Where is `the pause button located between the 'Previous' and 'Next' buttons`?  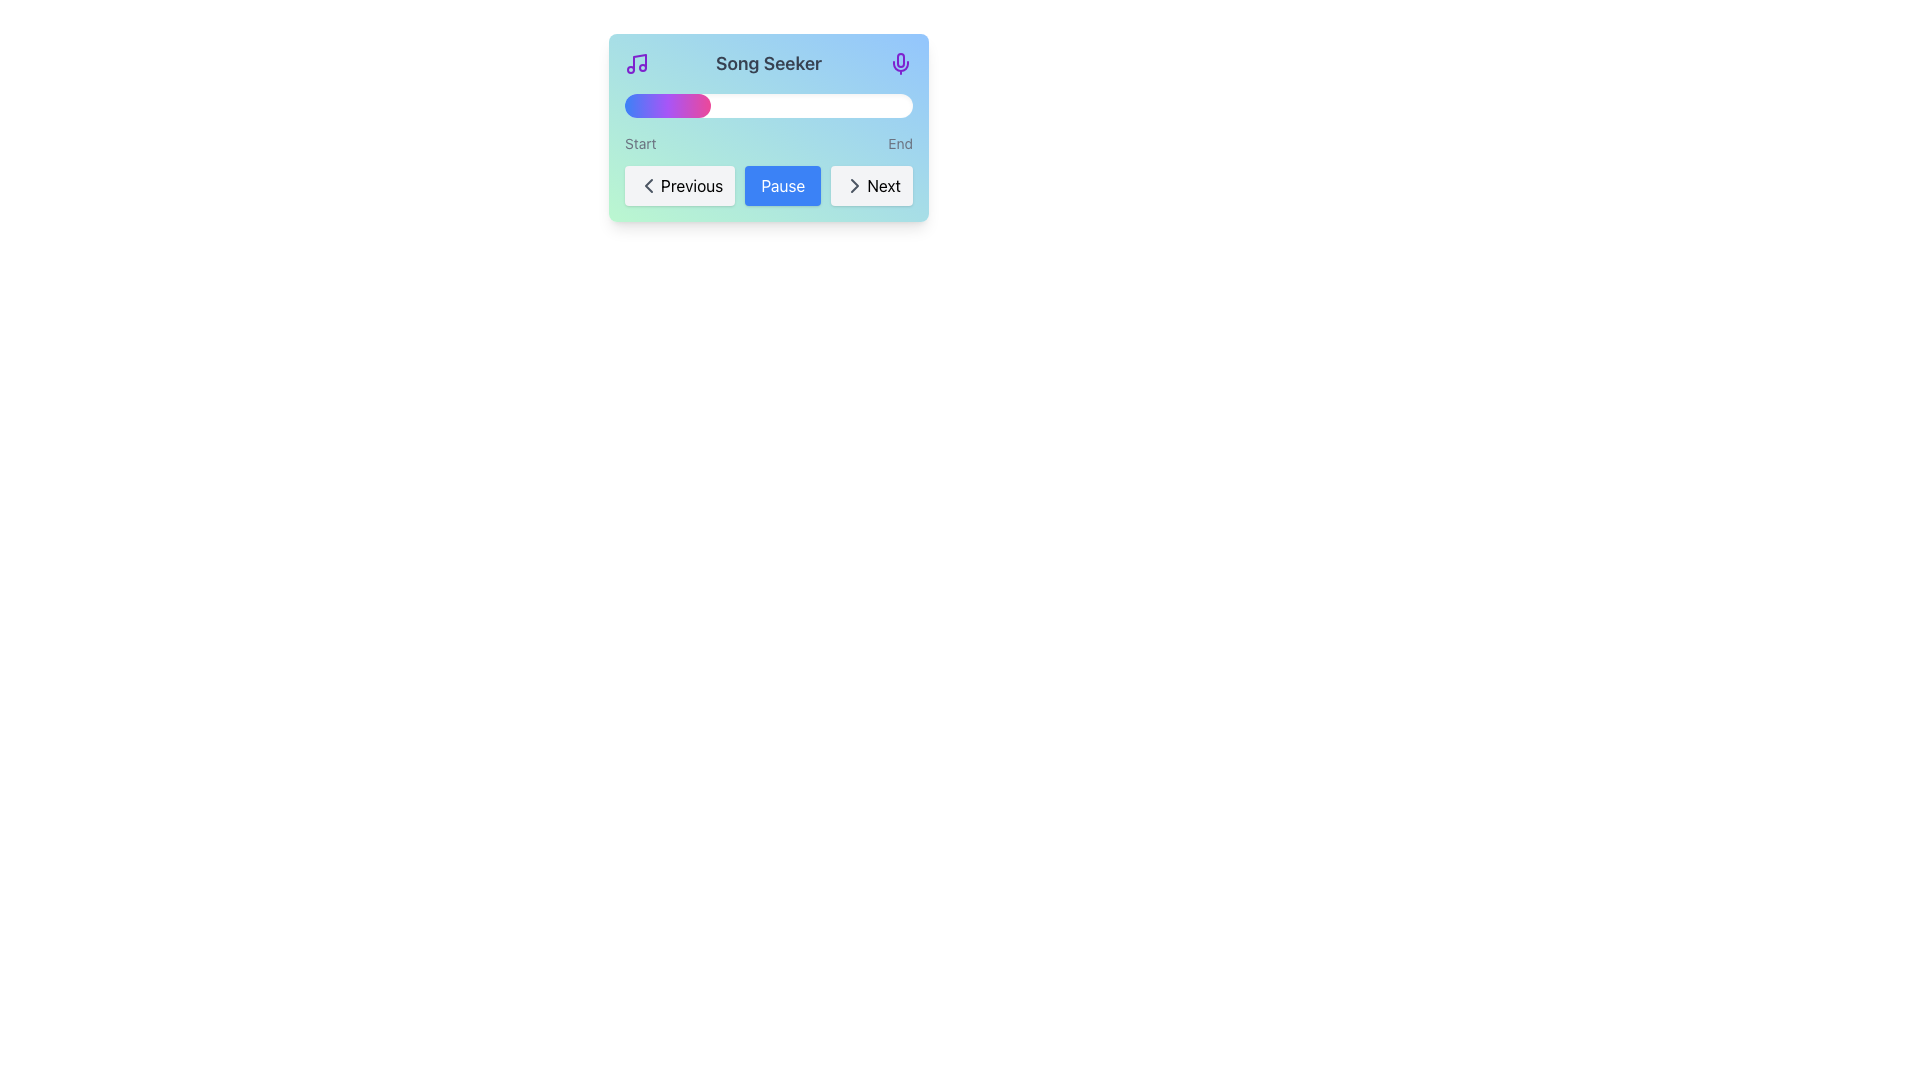
the pause button located between the 'Previous' and 'Next' buttons is located at coordinates (782, 185).